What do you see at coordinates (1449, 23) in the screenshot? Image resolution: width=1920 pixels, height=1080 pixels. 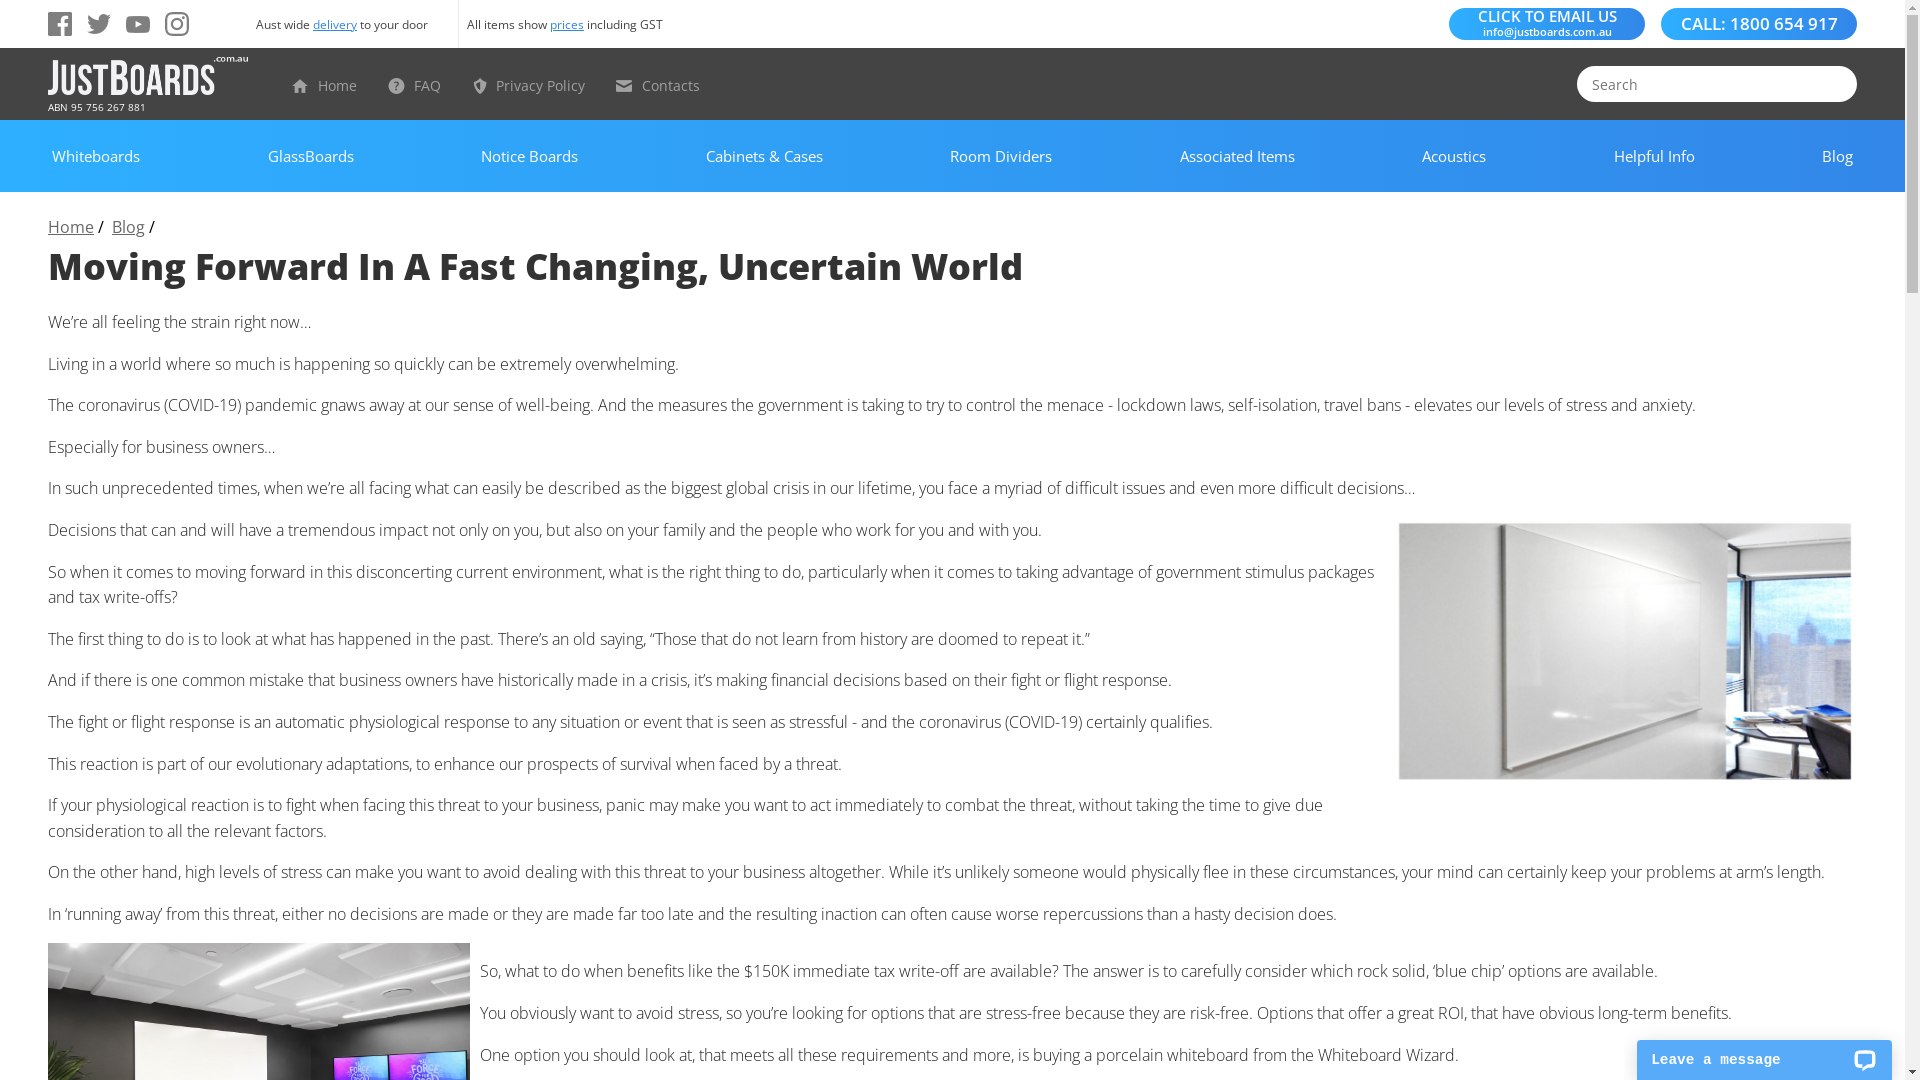 I see `'CLICK TO EMAIL US` at bounding box center [1449, 23].